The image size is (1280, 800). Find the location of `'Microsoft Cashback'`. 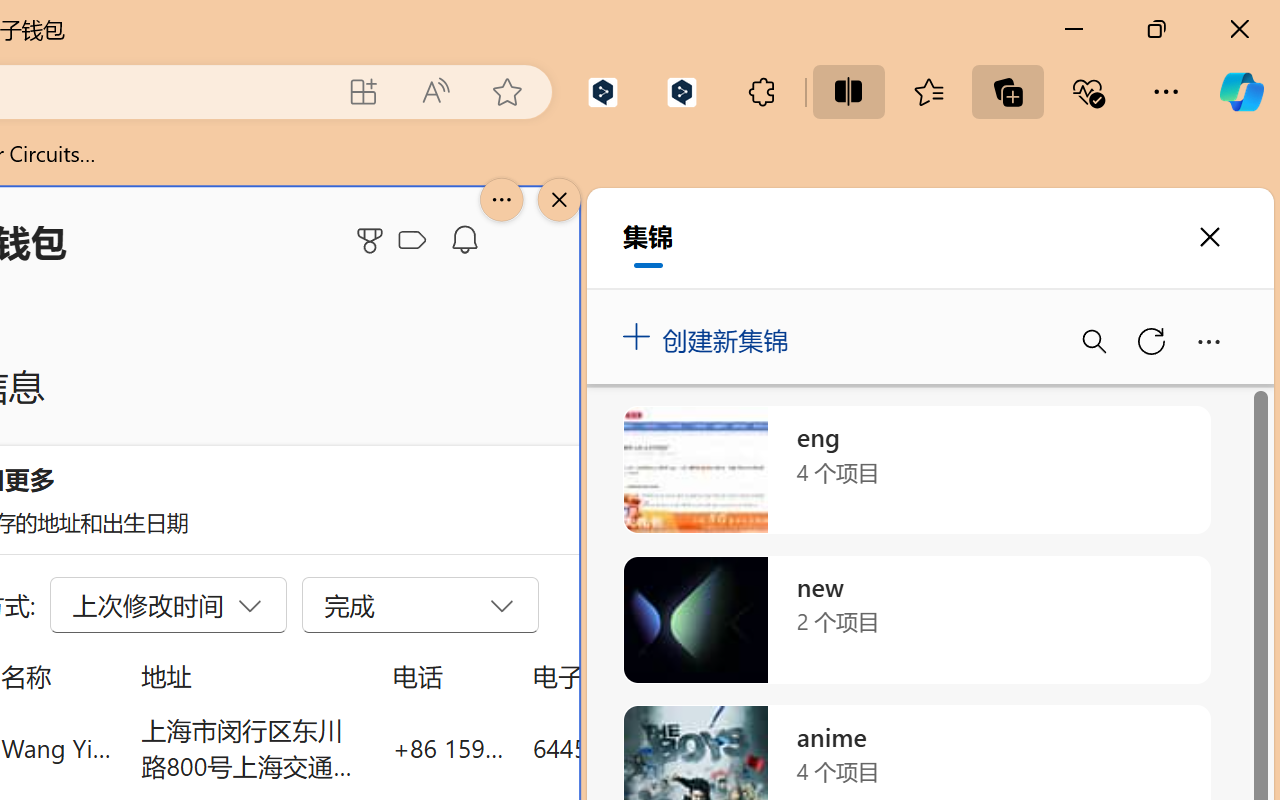

'Microsoft Cashback' is located at coordinates (415, 240).